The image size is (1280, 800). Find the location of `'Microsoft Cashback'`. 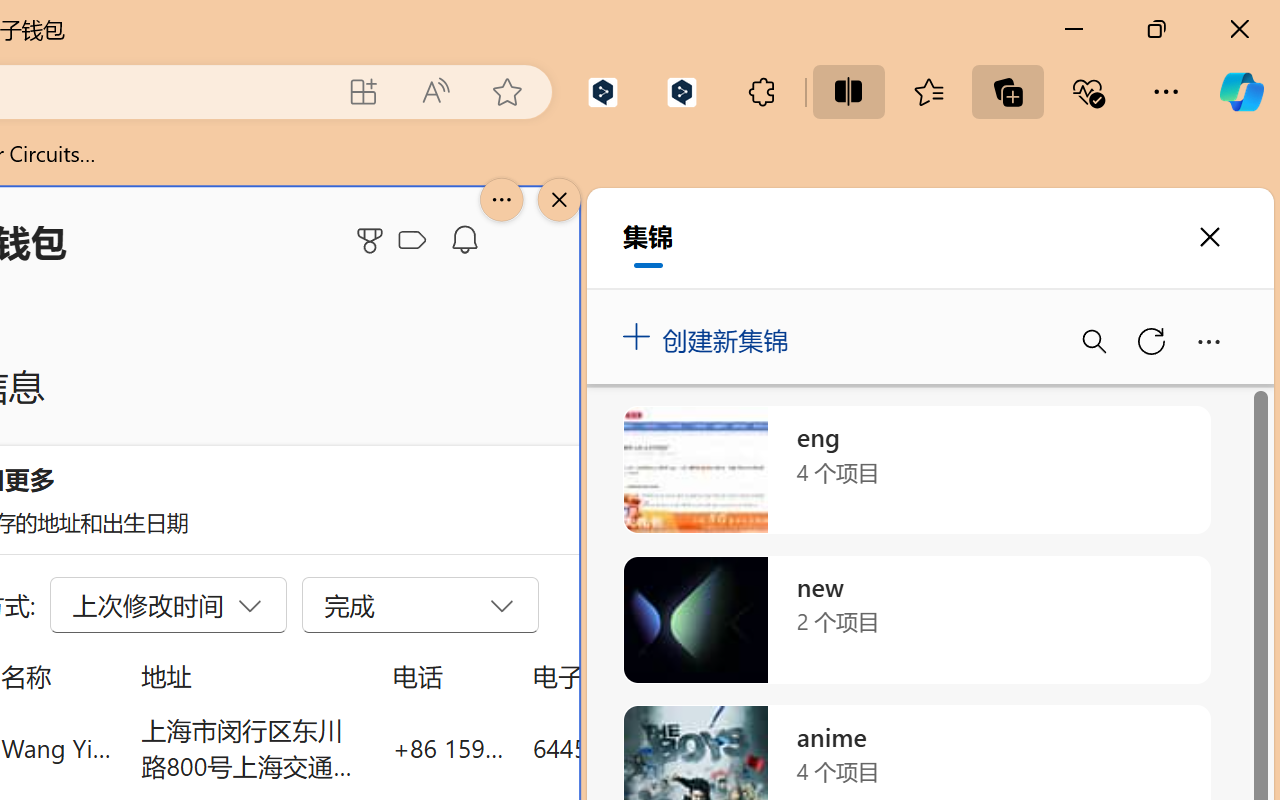

'Microsoft Cashback' is located at coordinates (415, 240).